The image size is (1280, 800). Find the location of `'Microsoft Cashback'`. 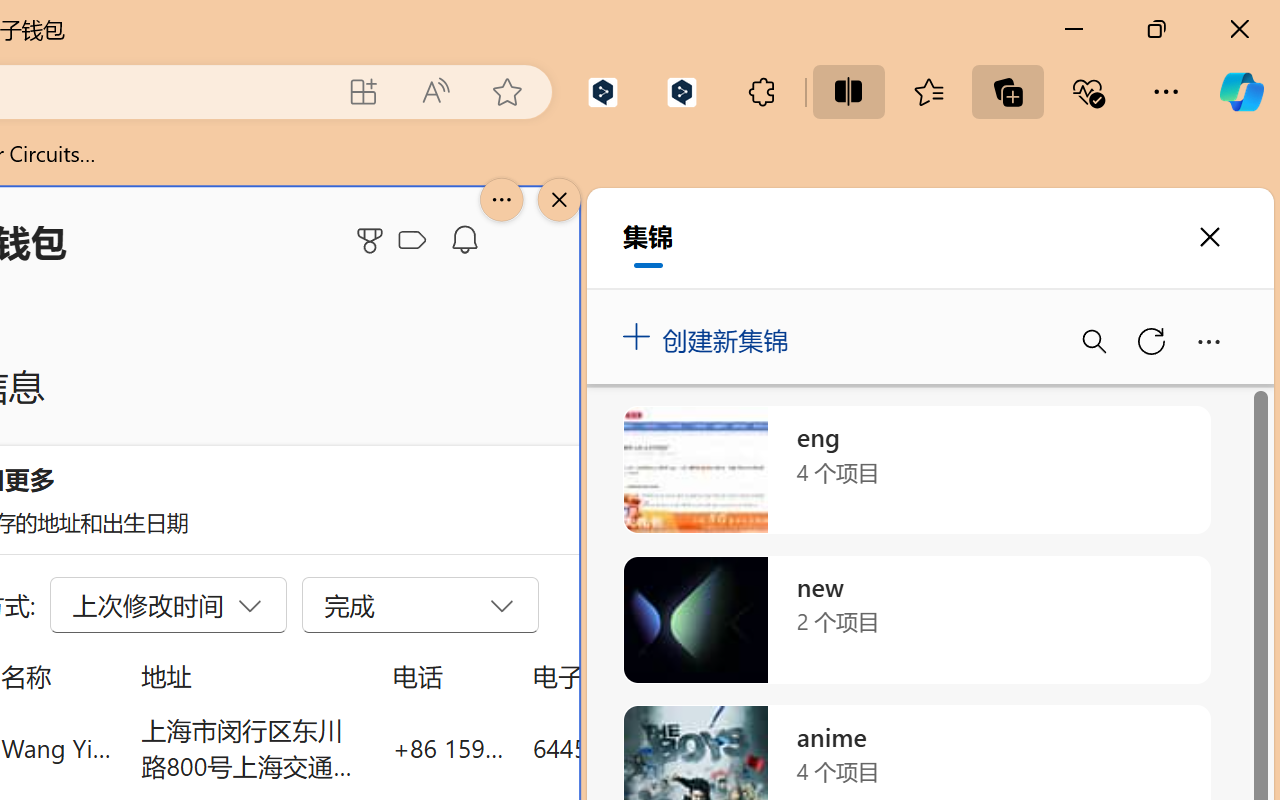

'Microsoft Cashback' is located at coordinates (415, 240).